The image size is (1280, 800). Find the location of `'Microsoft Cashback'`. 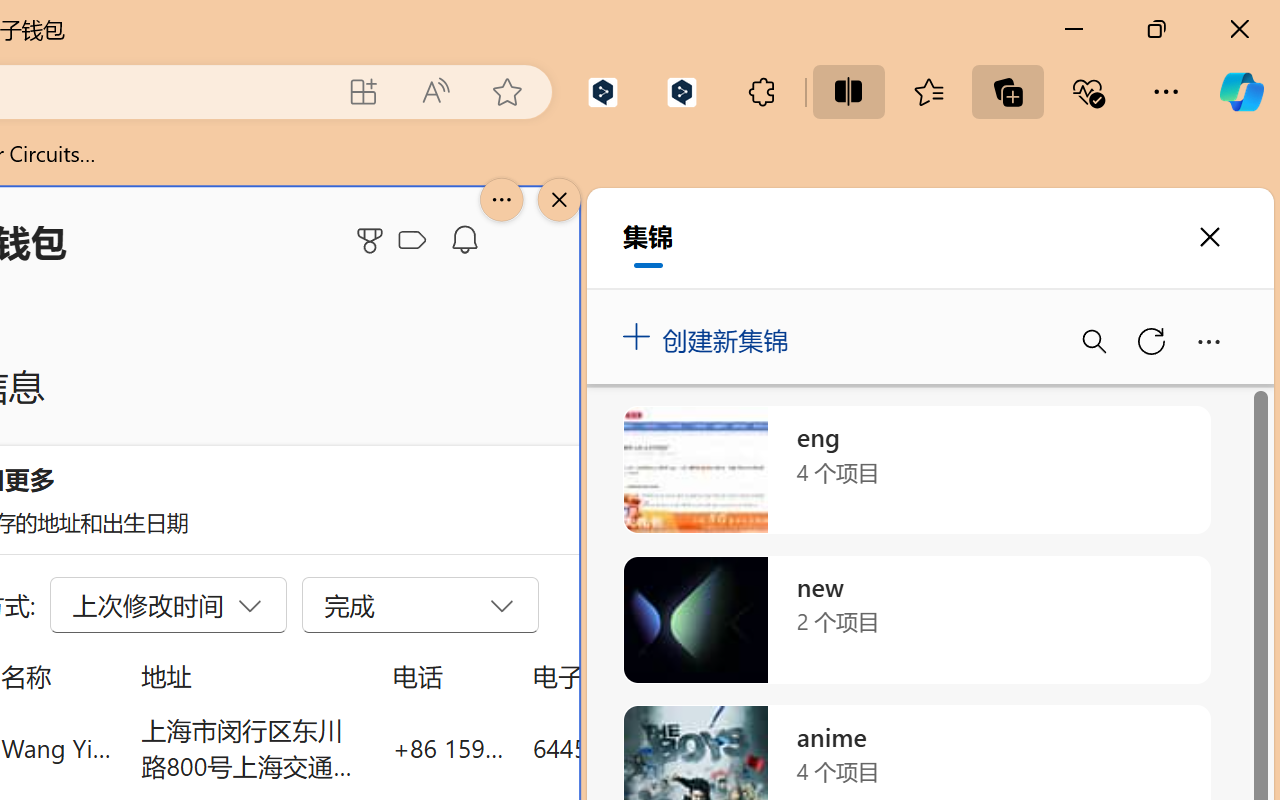

'Microsoft Cashback' is located at coordinates (415, 240).